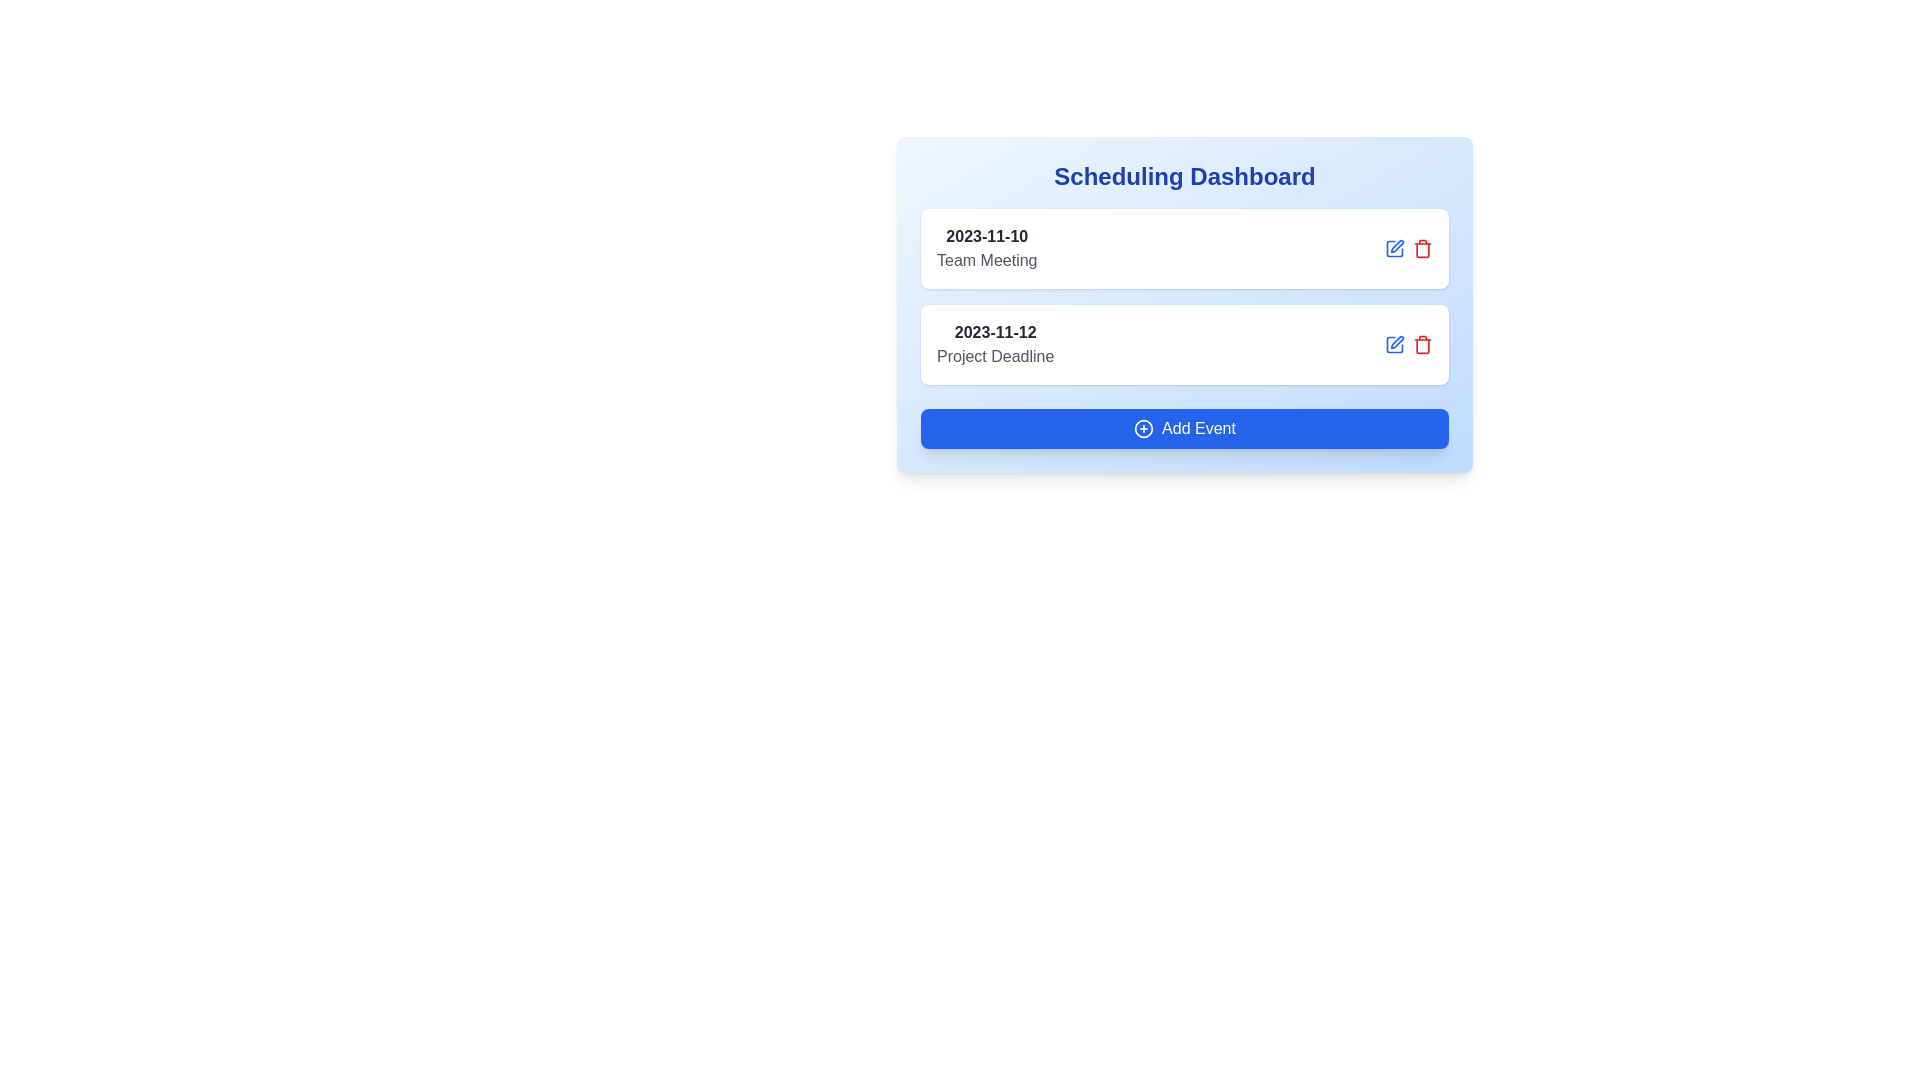 This screenshot has height=1080, width=1920. I want to click on the text group representing the event scheduled for '2023-11-12' titled 'Project Deadline', which is positioned between '2023-11-10 Team Meeting' and the 'Add Event' button, so click(995, 343).